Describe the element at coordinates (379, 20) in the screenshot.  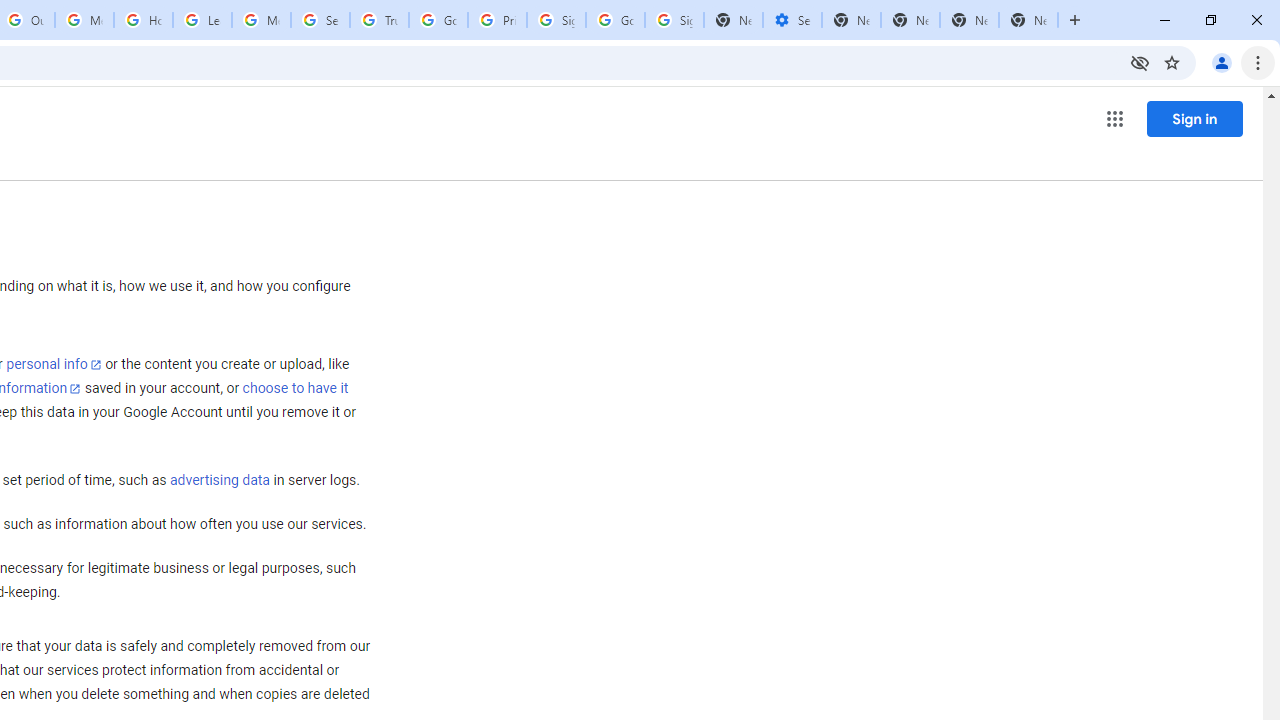
I see `'Trusted Information and Content - Google Safety Center'` at that location.